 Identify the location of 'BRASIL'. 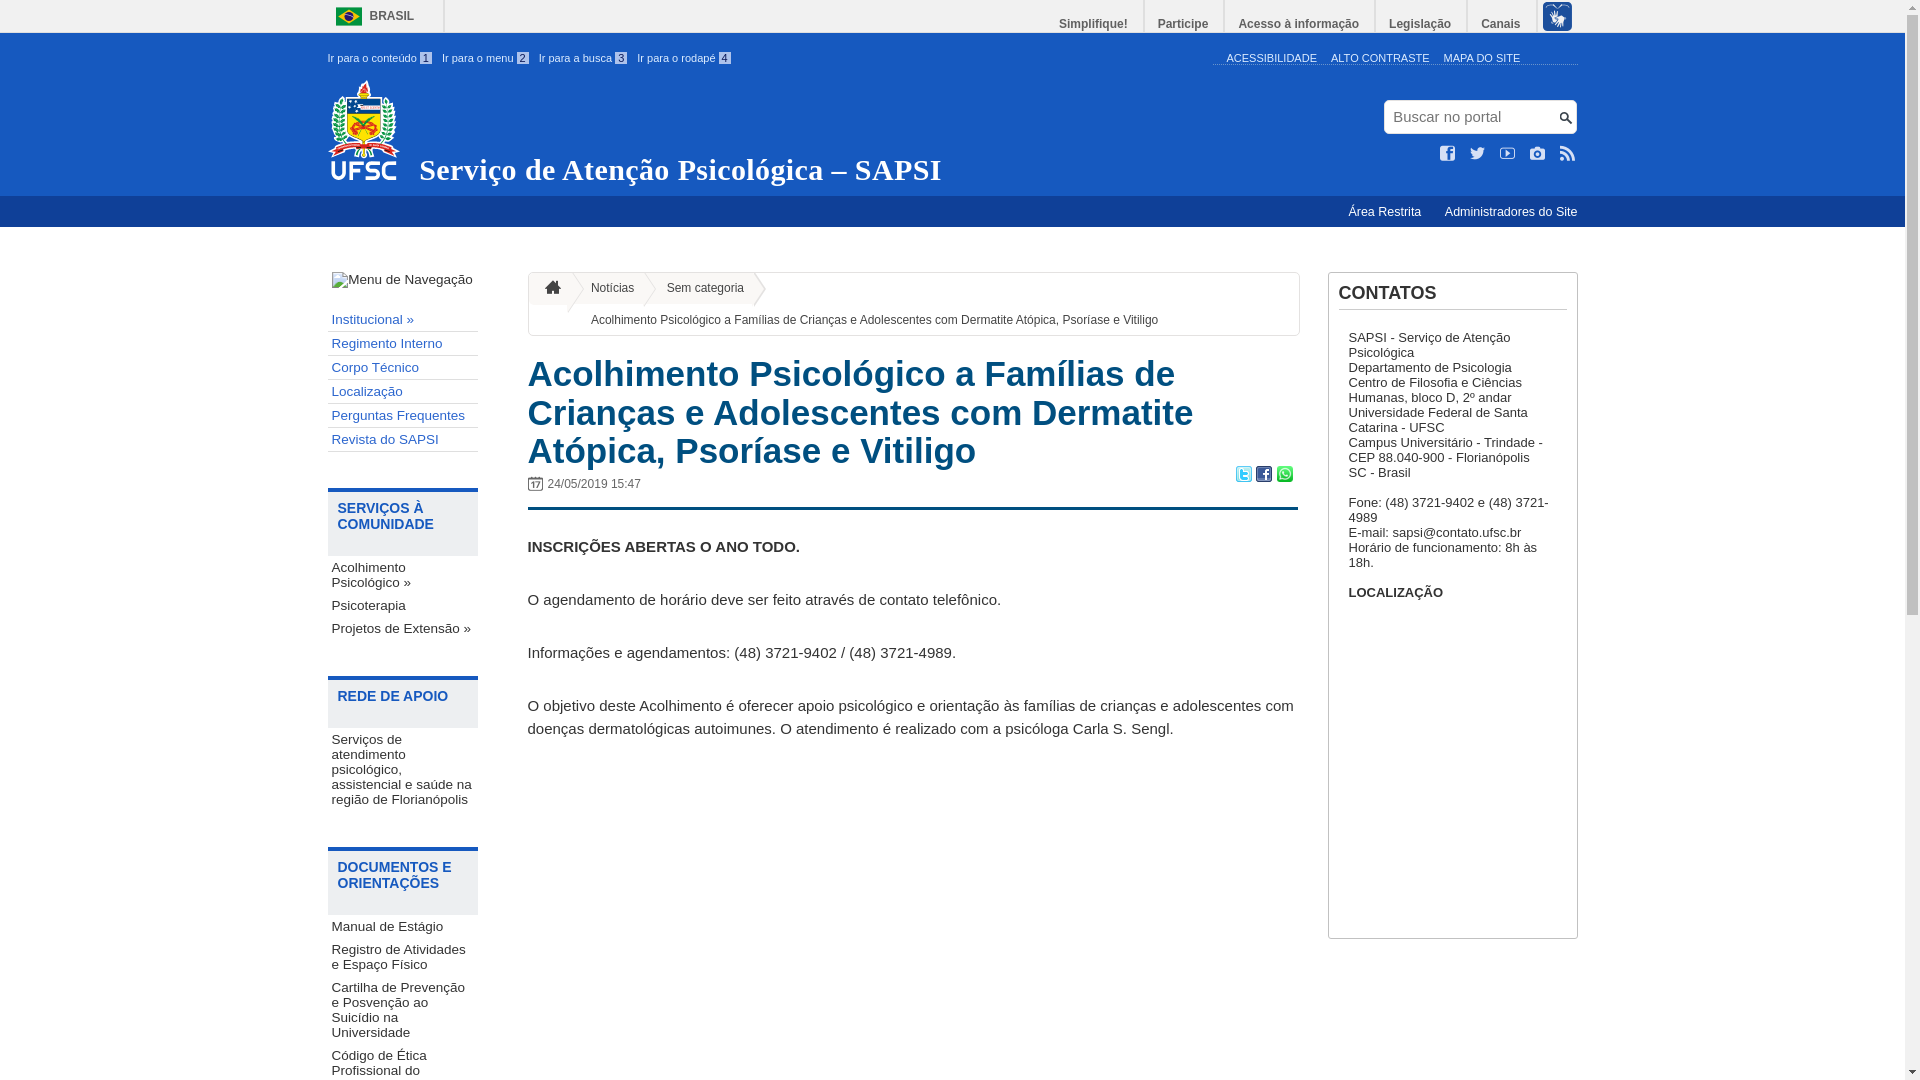
(327, 16).